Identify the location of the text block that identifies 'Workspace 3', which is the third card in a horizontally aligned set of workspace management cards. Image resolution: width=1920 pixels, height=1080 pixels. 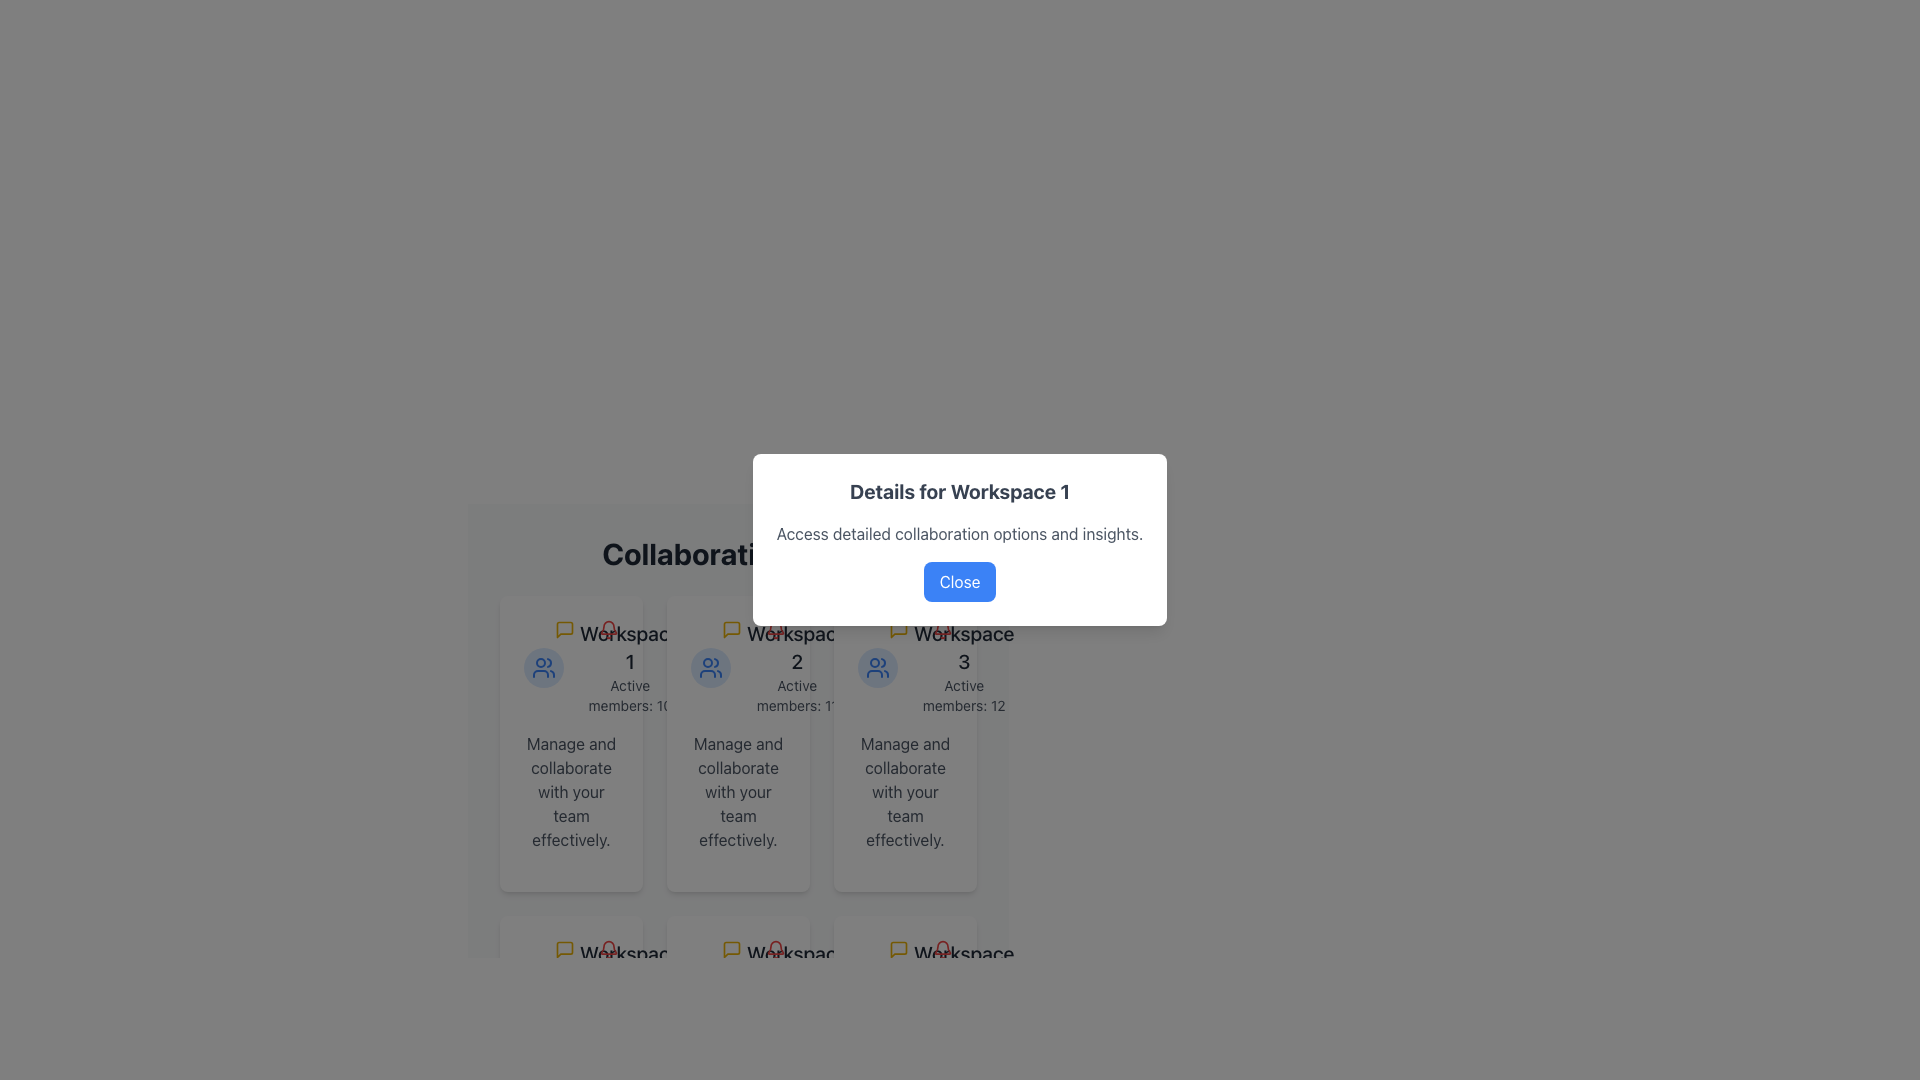
(964, 667).